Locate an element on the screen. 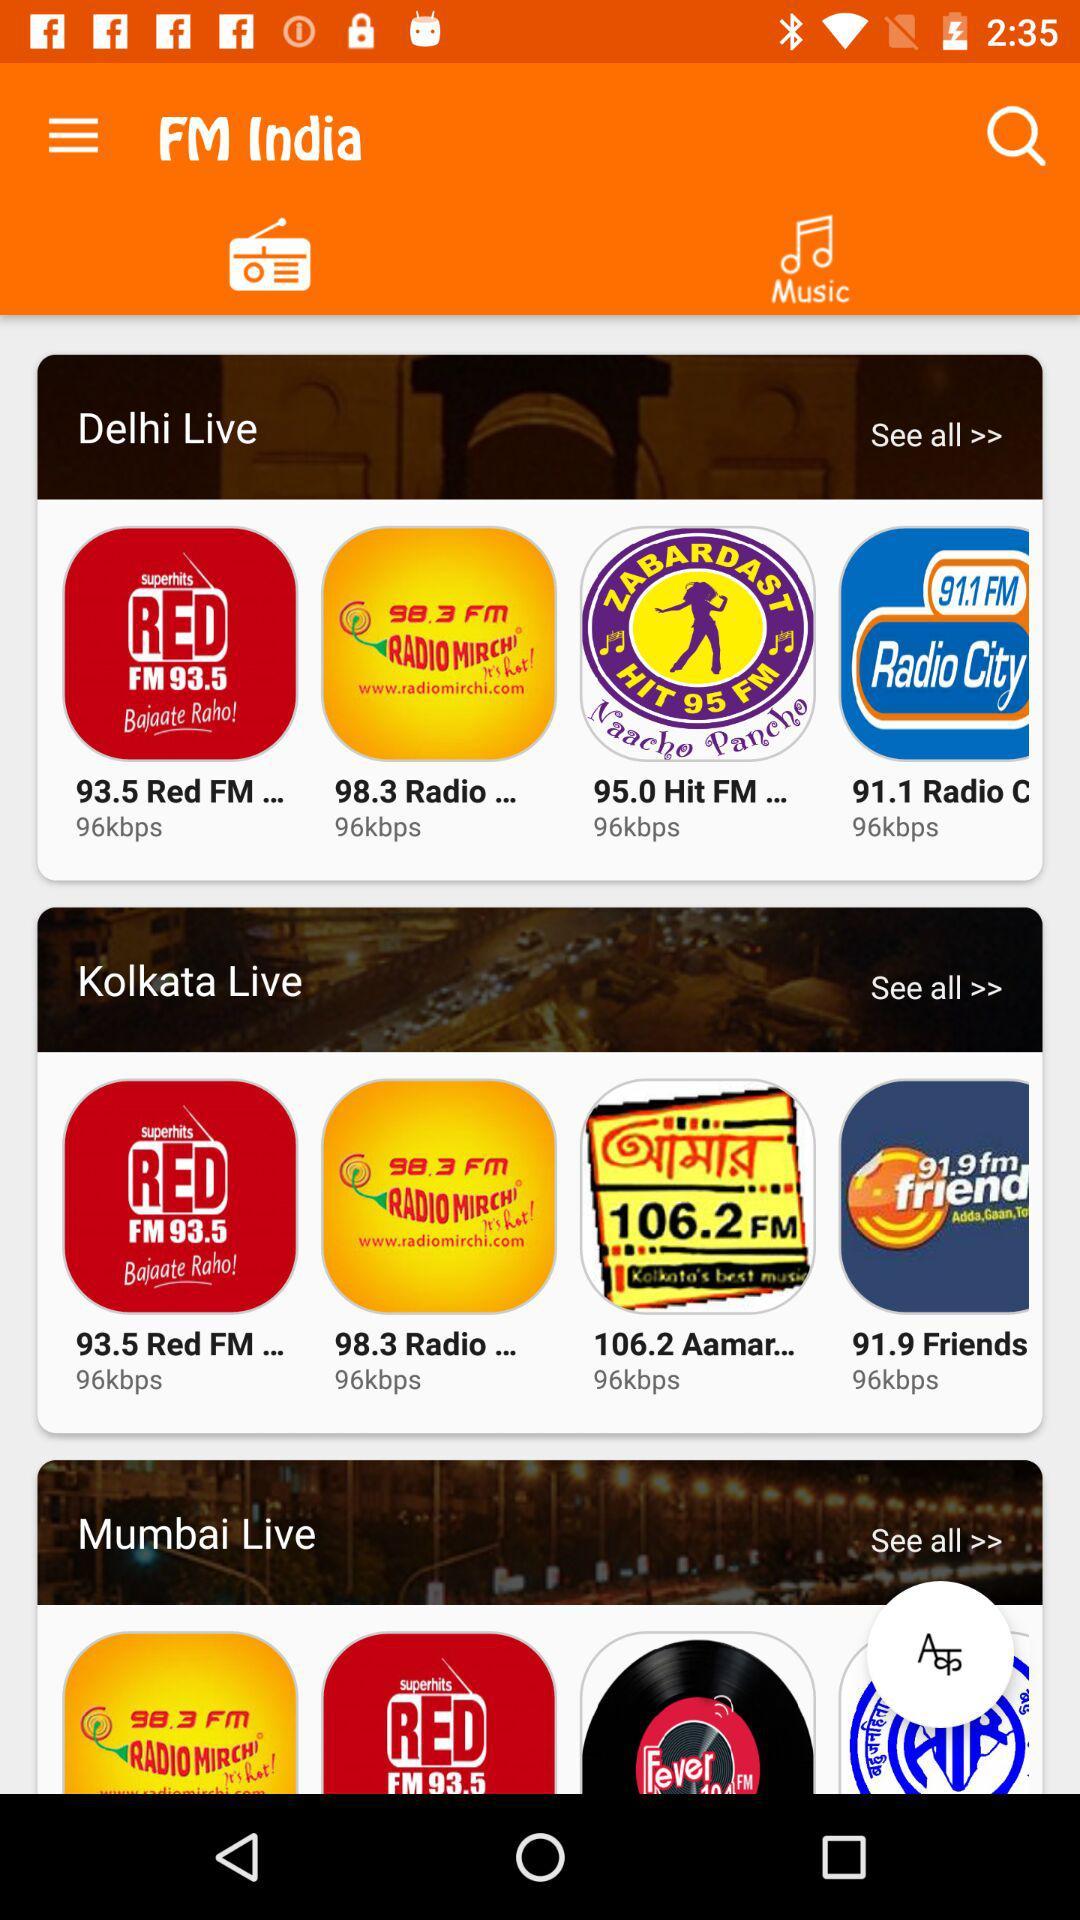  the app next to fm india item is located at coordinates (72, 130).